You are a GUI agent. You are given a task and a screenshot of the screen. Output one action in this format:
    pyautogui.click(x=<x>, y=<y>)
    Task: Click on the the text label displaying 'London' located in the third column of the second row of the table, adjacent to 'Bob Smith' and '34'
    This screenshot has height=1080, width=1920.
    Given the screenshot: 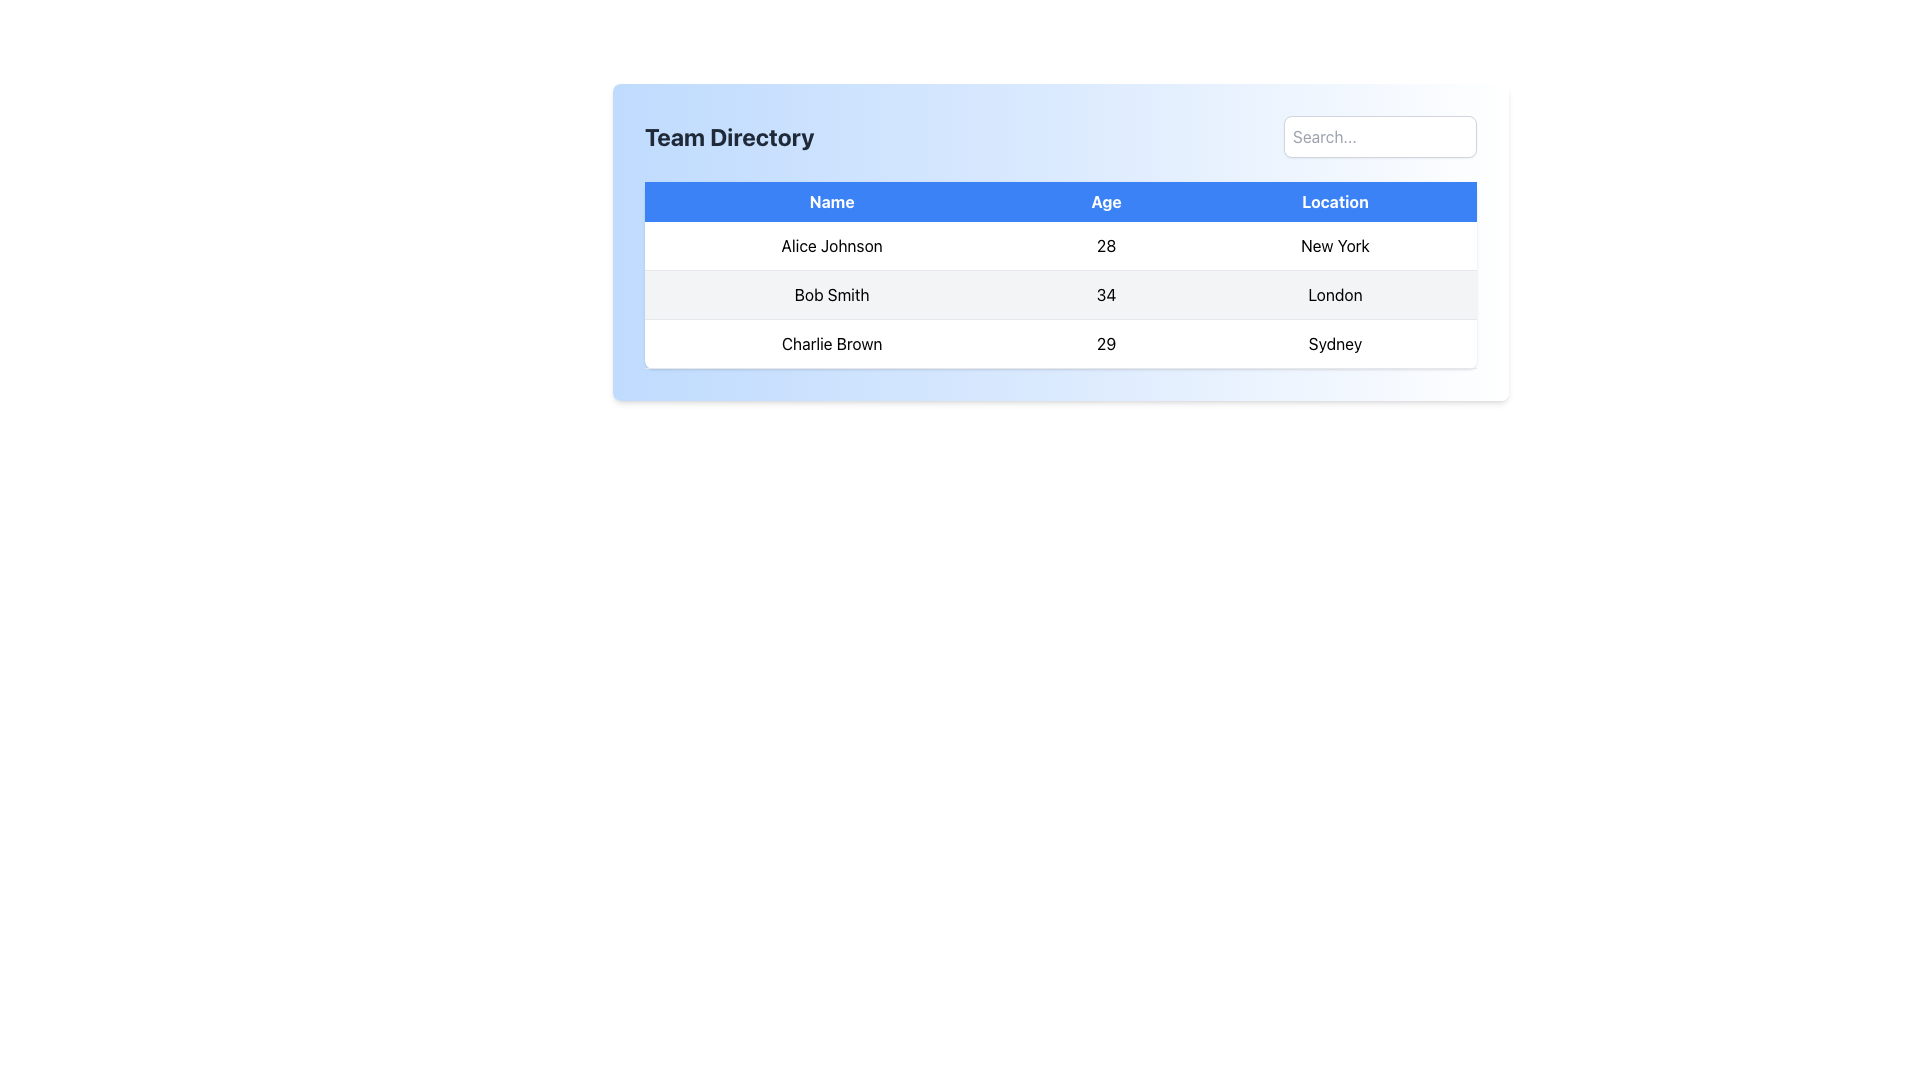 What is the action you would take?
    pyautogui.click(x=1335, y=294)
    